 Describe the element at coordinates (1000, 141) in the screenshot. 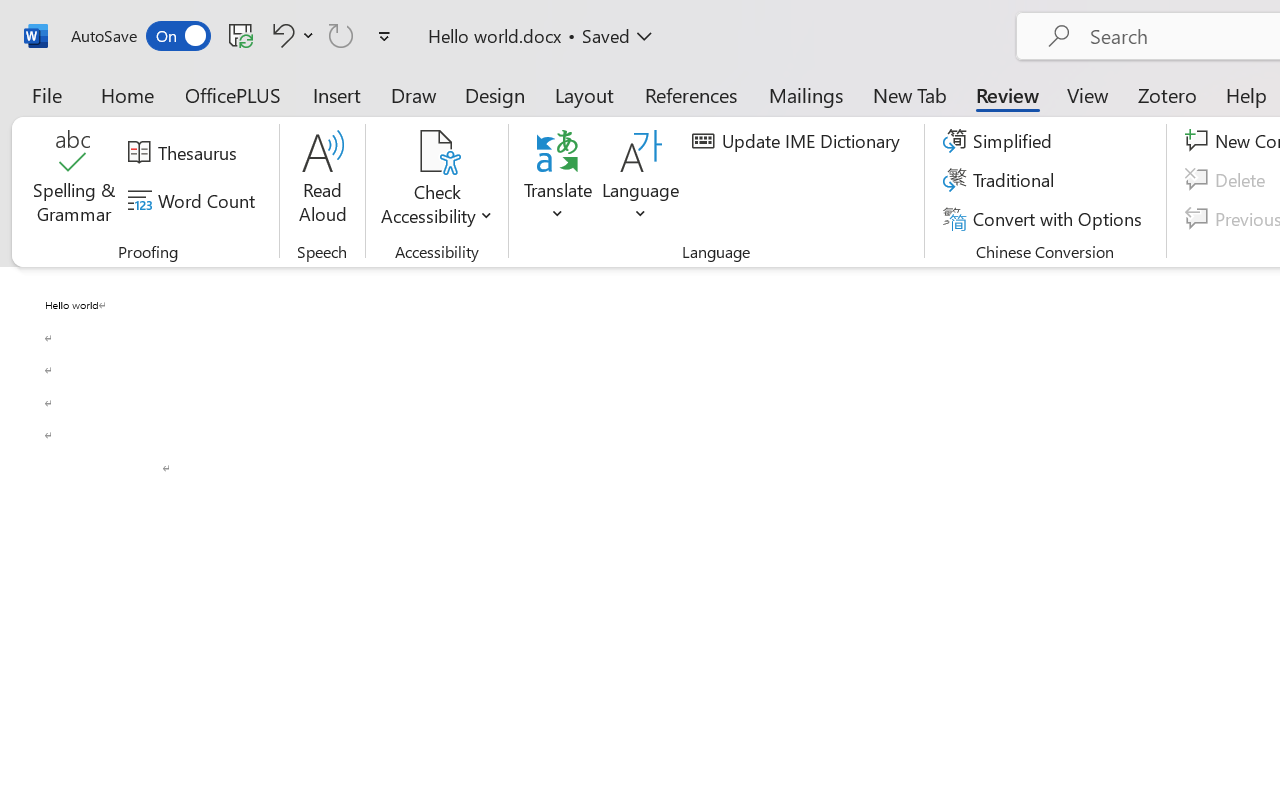

I see `'Simplified'` at that location.